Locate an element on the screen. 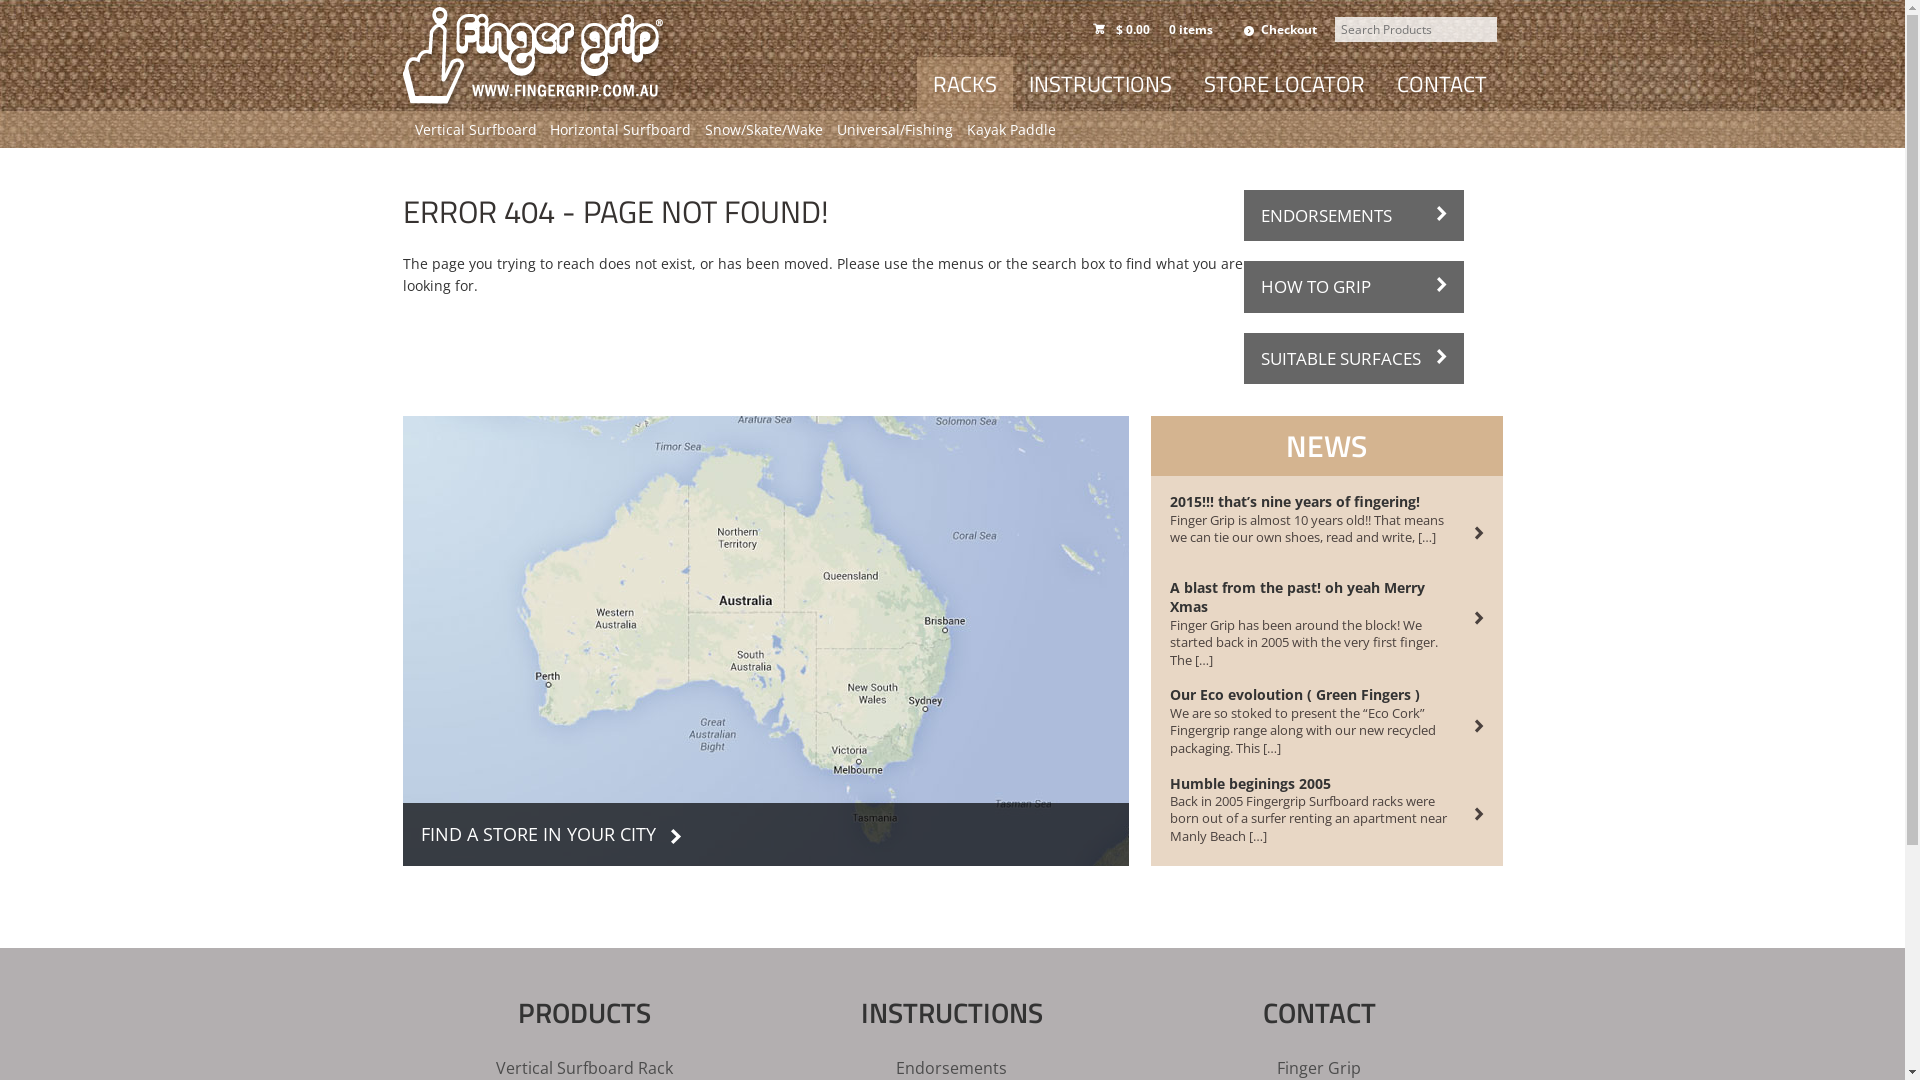 This screenshot has width=1920, height=1080. 'Vertical Surfboard' is located at coordinates (474, 130).